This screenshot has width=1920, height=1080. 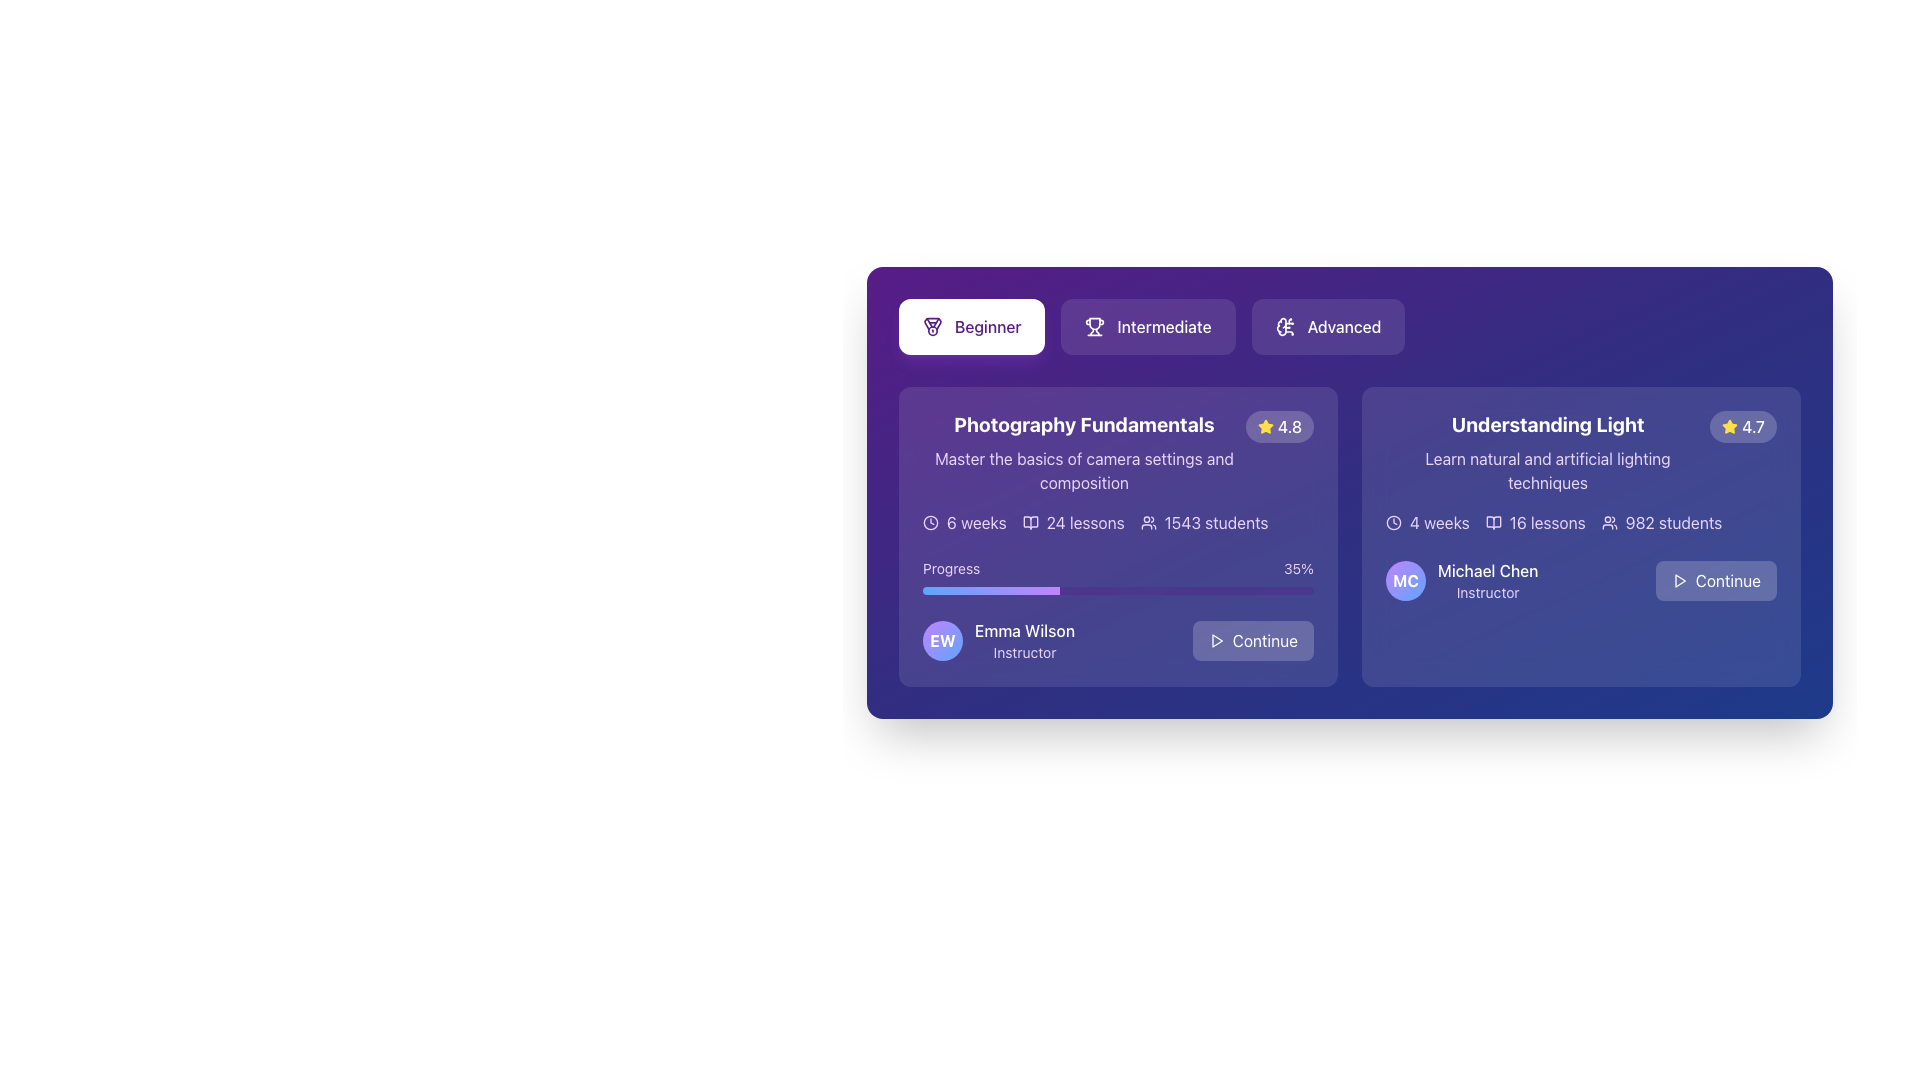 I want to click on the static rating indicator badge displaying the rating value '4.8' with a yellow star icon, located in the upper right corner of the 'Photography Fundamentals' card, so click(x=1278, y=426).